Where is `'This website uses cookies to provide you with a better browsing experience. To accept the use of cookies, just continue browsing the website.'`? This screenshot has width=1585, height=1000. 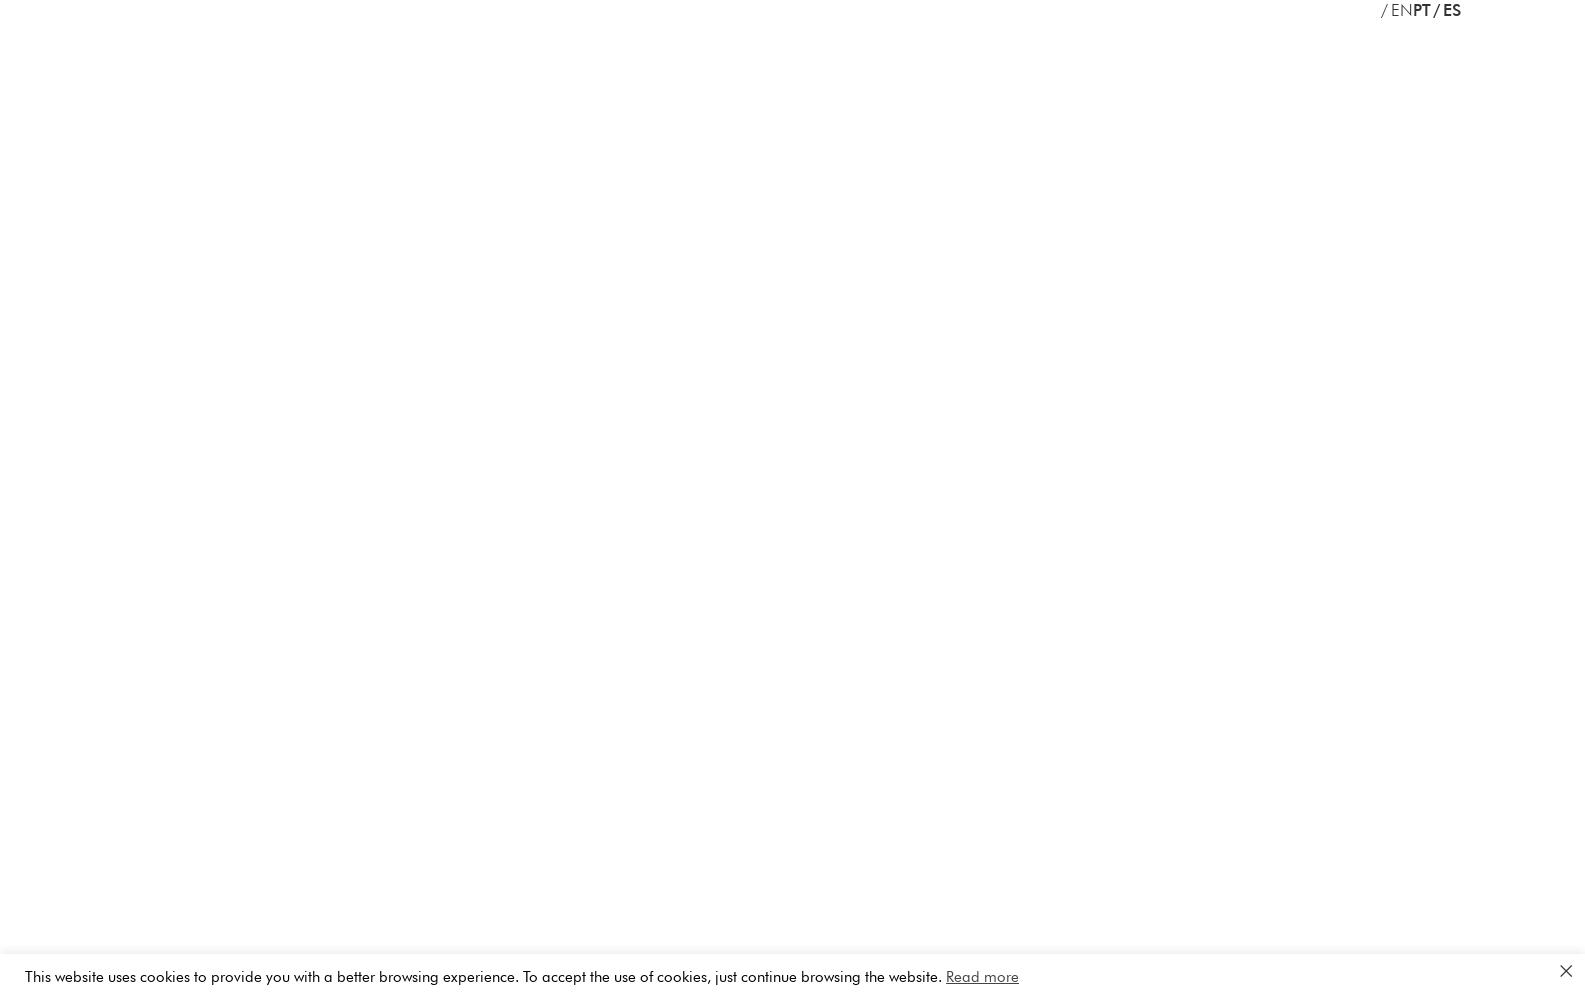
'This website uses cookies to provide you with a better browsing experience. To accept the use of cookies, just continue browsing the website.' is located at coordinates (485, 975).